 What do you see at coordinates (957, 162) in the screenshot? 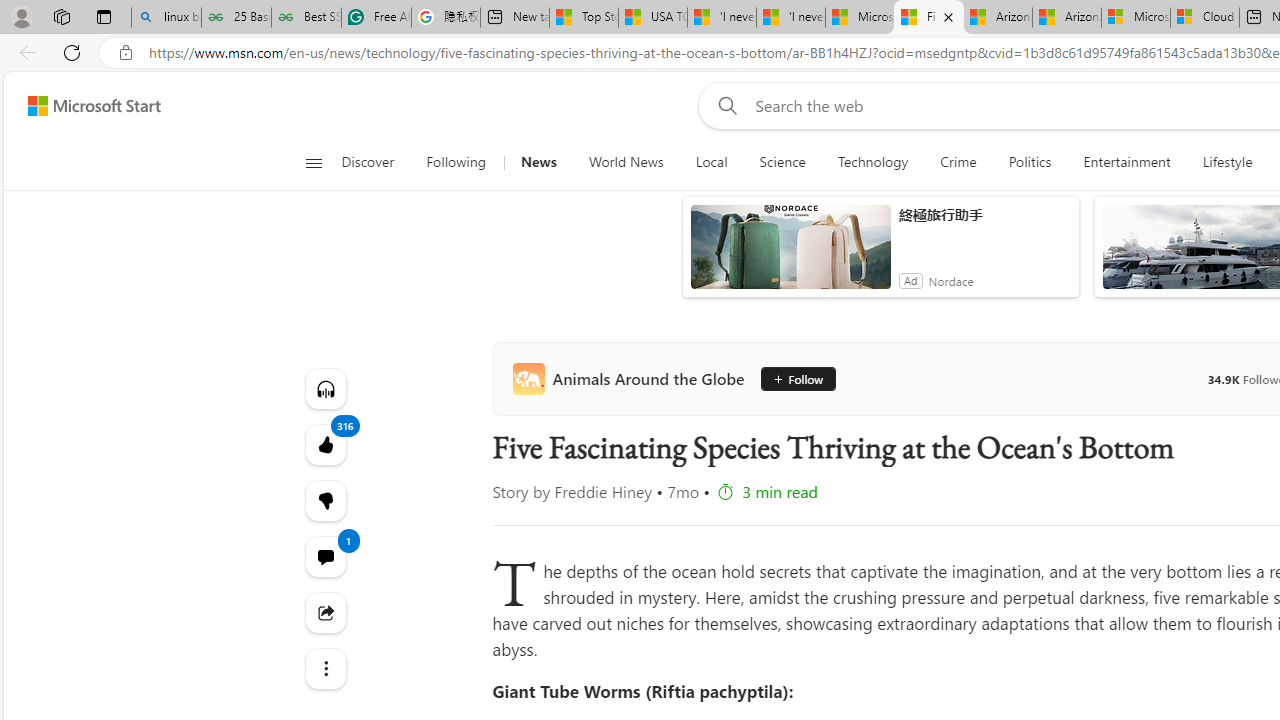
I see `'Crime'` at bounding box center [957, 162].